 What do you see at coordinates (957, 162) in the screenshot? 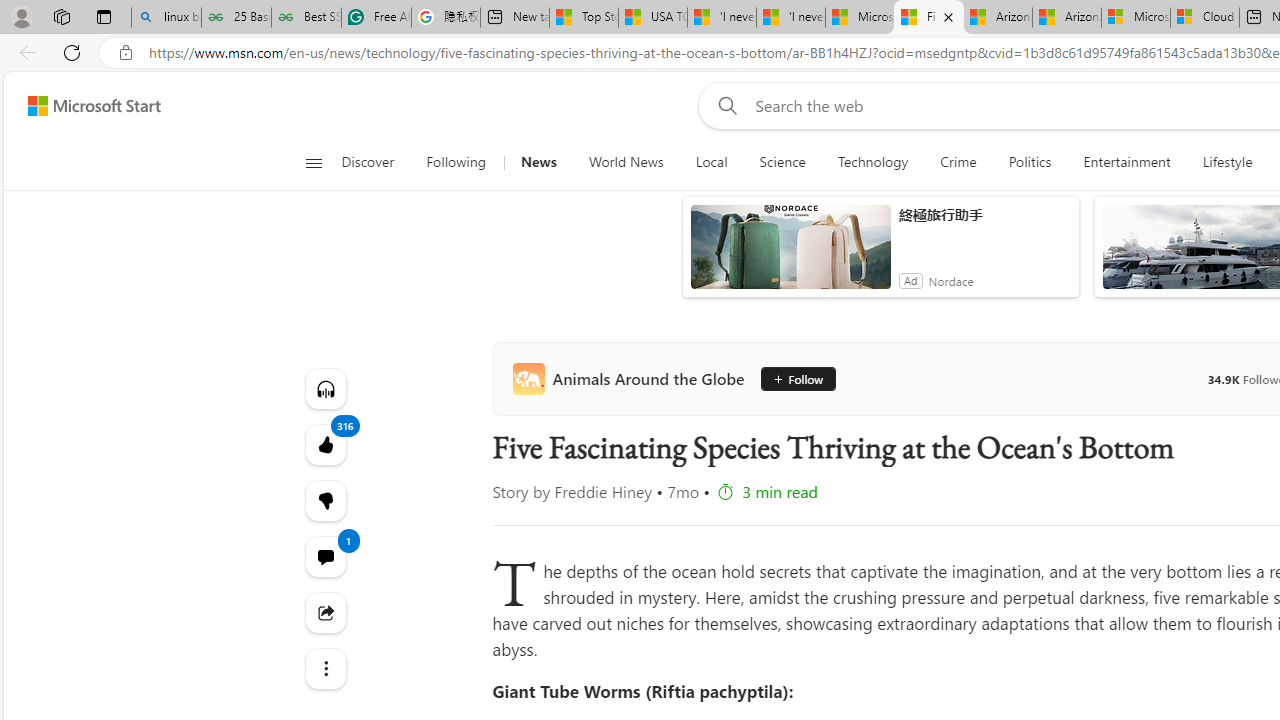
I see `'Crime'` at bounding box center [957, 162].